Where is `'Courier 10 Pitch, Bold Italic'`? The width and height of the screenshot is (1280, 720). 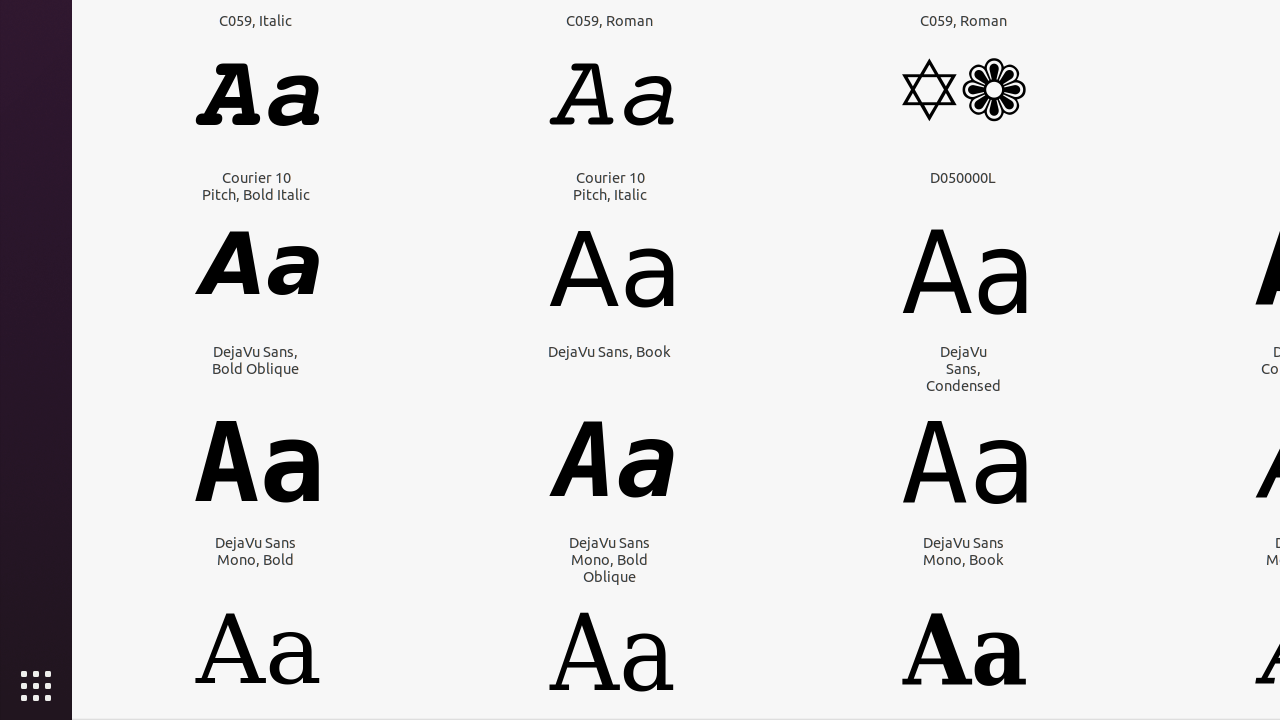
'Courier 10 Pitch, Bold Italic' is located at coordinates (255, 185).